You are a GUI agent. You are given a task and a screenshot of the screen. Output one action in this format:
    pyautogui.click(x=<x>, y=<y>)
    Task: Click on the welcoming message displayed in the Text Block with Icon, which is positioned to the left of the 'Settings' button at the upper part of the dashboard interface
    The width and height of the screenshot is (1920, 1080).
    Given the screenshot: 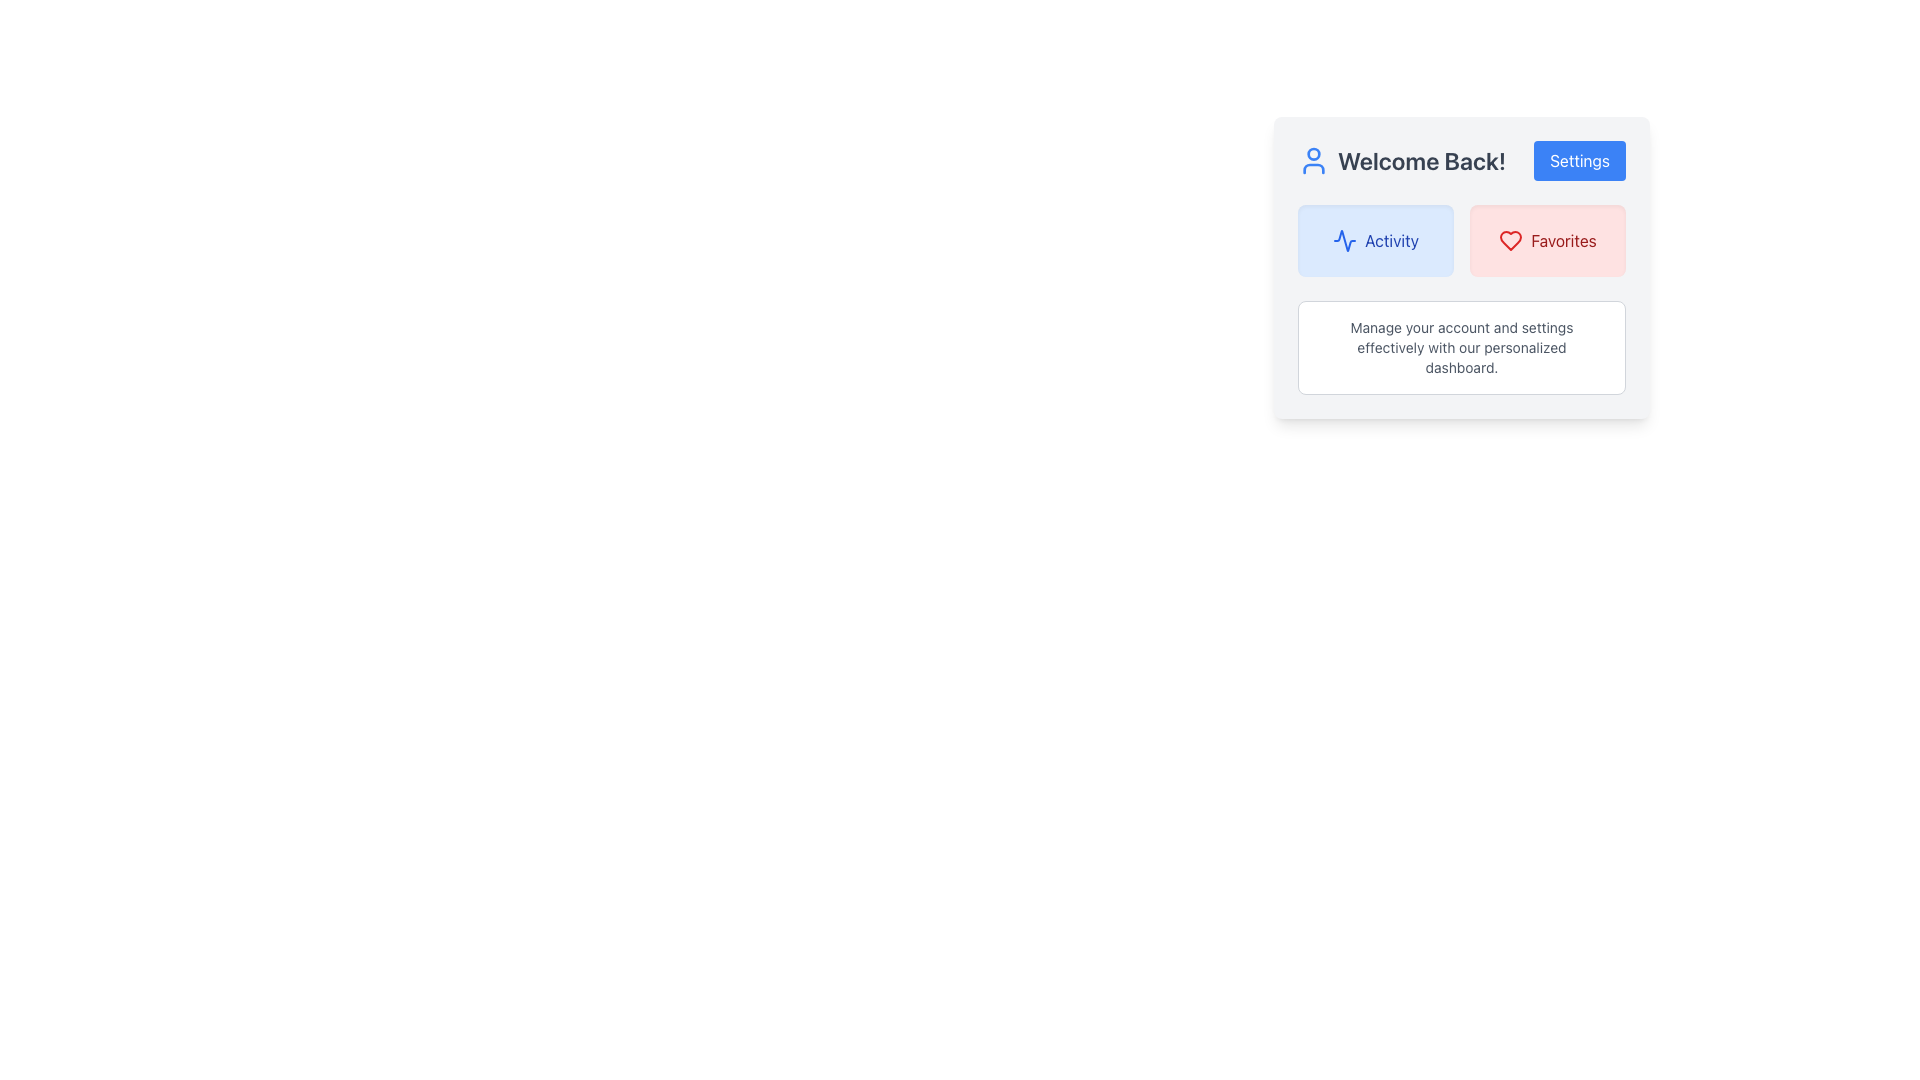 What is the action you would take?
    pyautogui.click(x=1401, y=160)
    